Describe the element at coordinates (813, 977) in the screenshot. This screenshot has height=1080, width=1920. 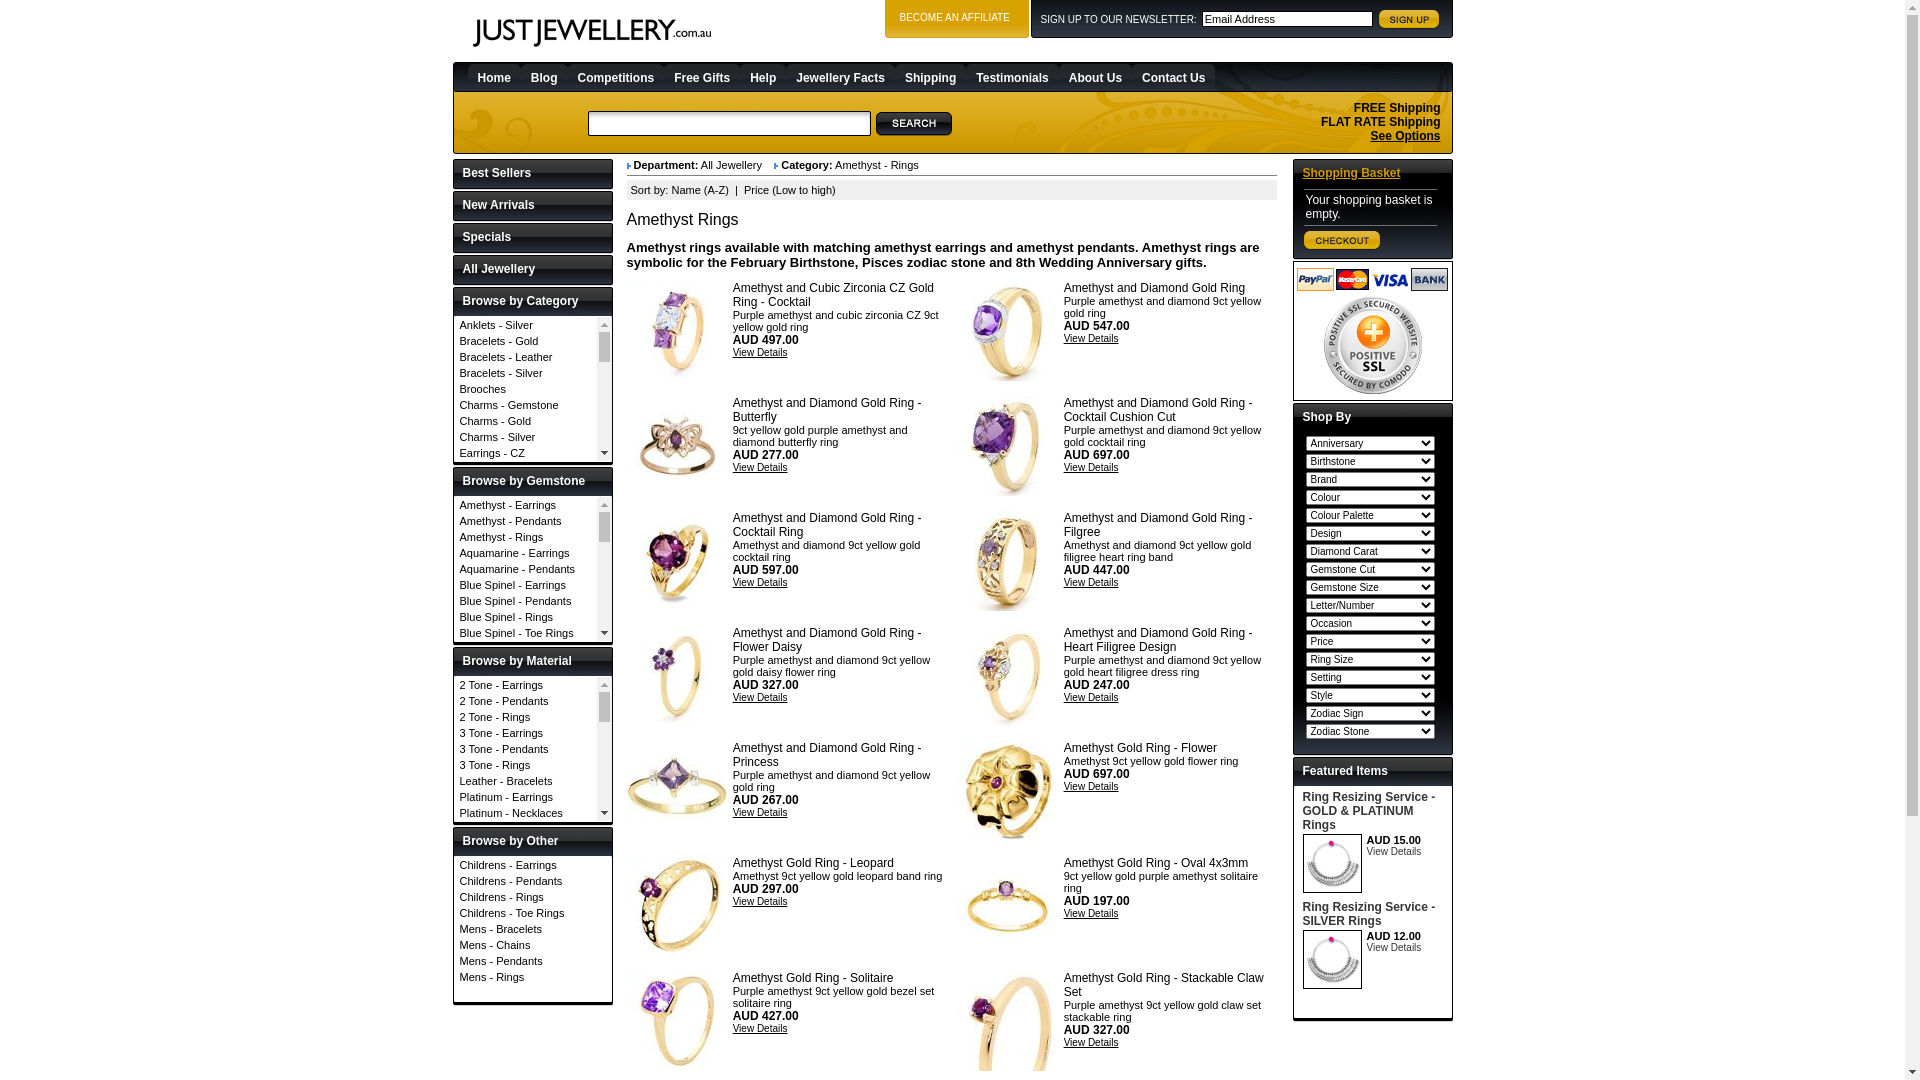
I see `'Amethyst Gold Ring - Solitaire'` at that location.